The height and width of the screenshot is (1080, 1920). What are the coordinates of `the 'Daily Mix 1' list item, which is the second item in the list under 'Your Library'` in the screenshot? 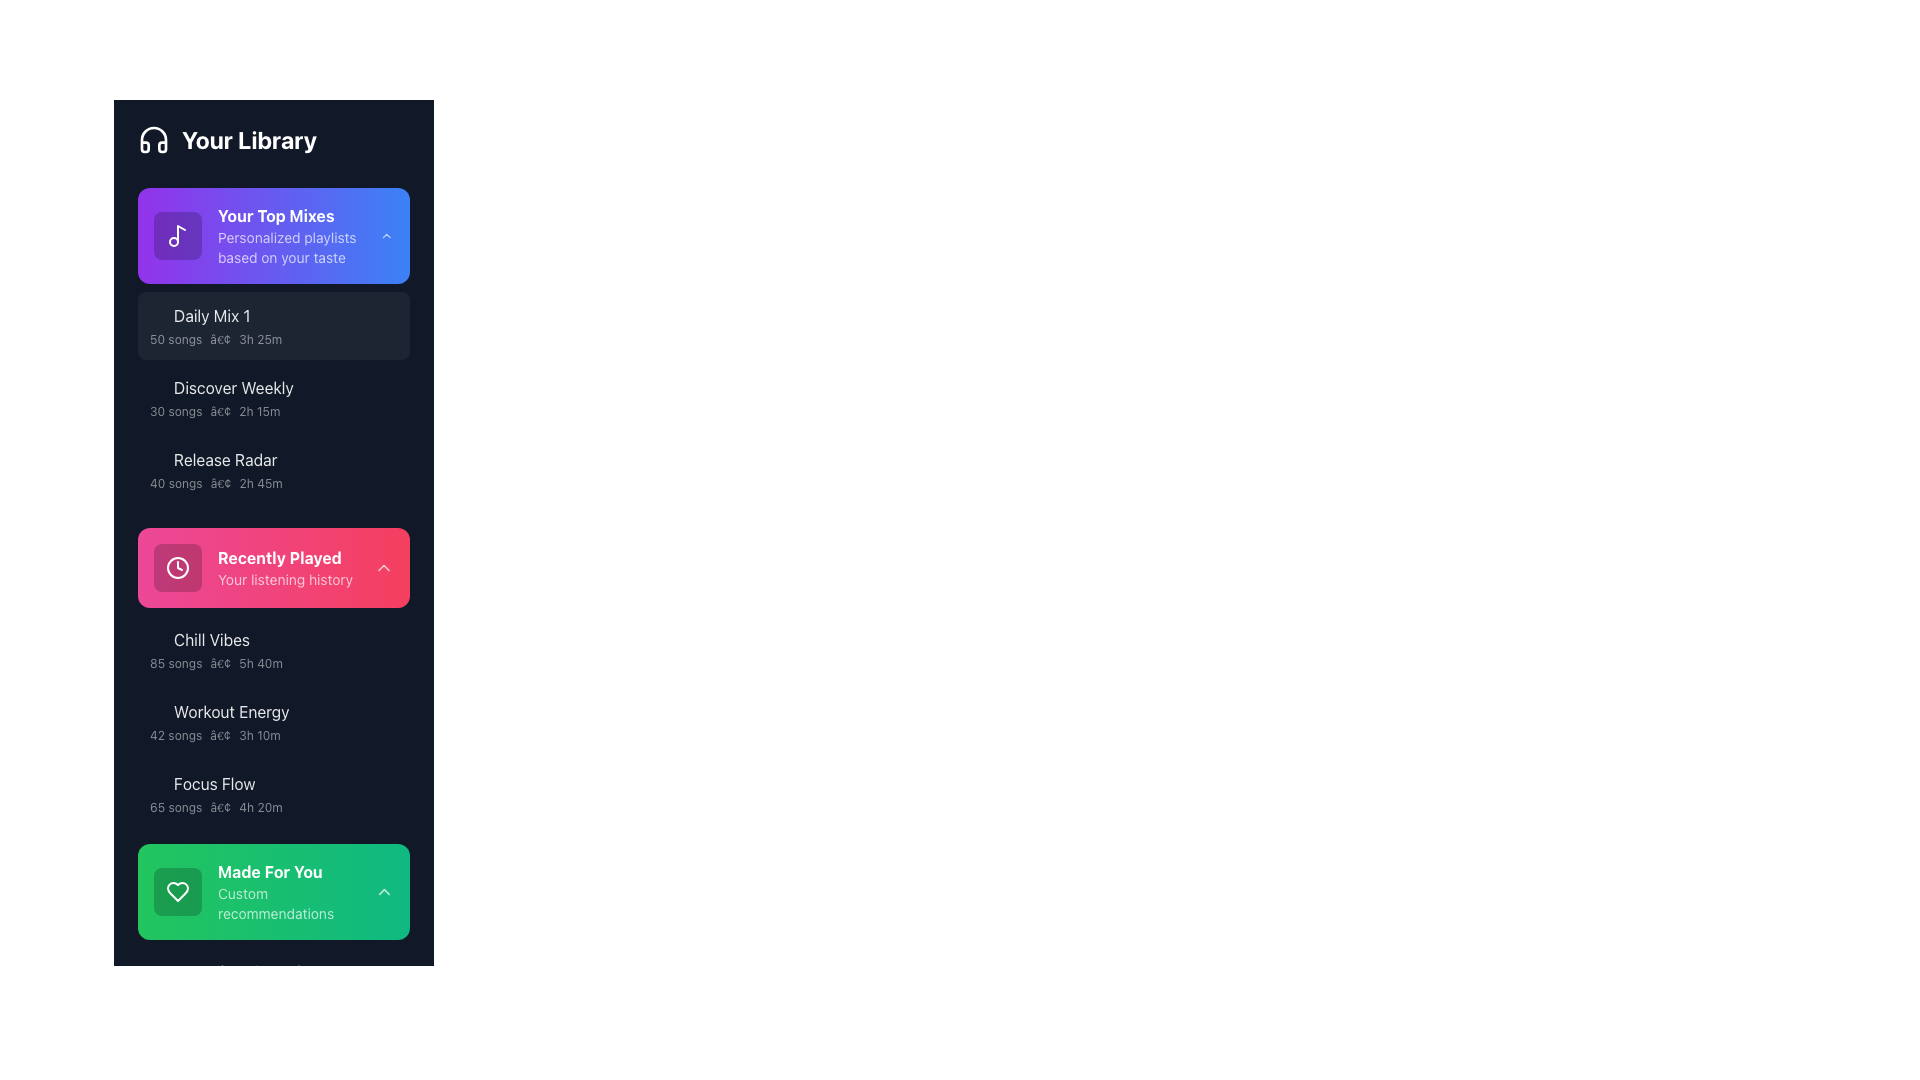 It's located at (263, 325).